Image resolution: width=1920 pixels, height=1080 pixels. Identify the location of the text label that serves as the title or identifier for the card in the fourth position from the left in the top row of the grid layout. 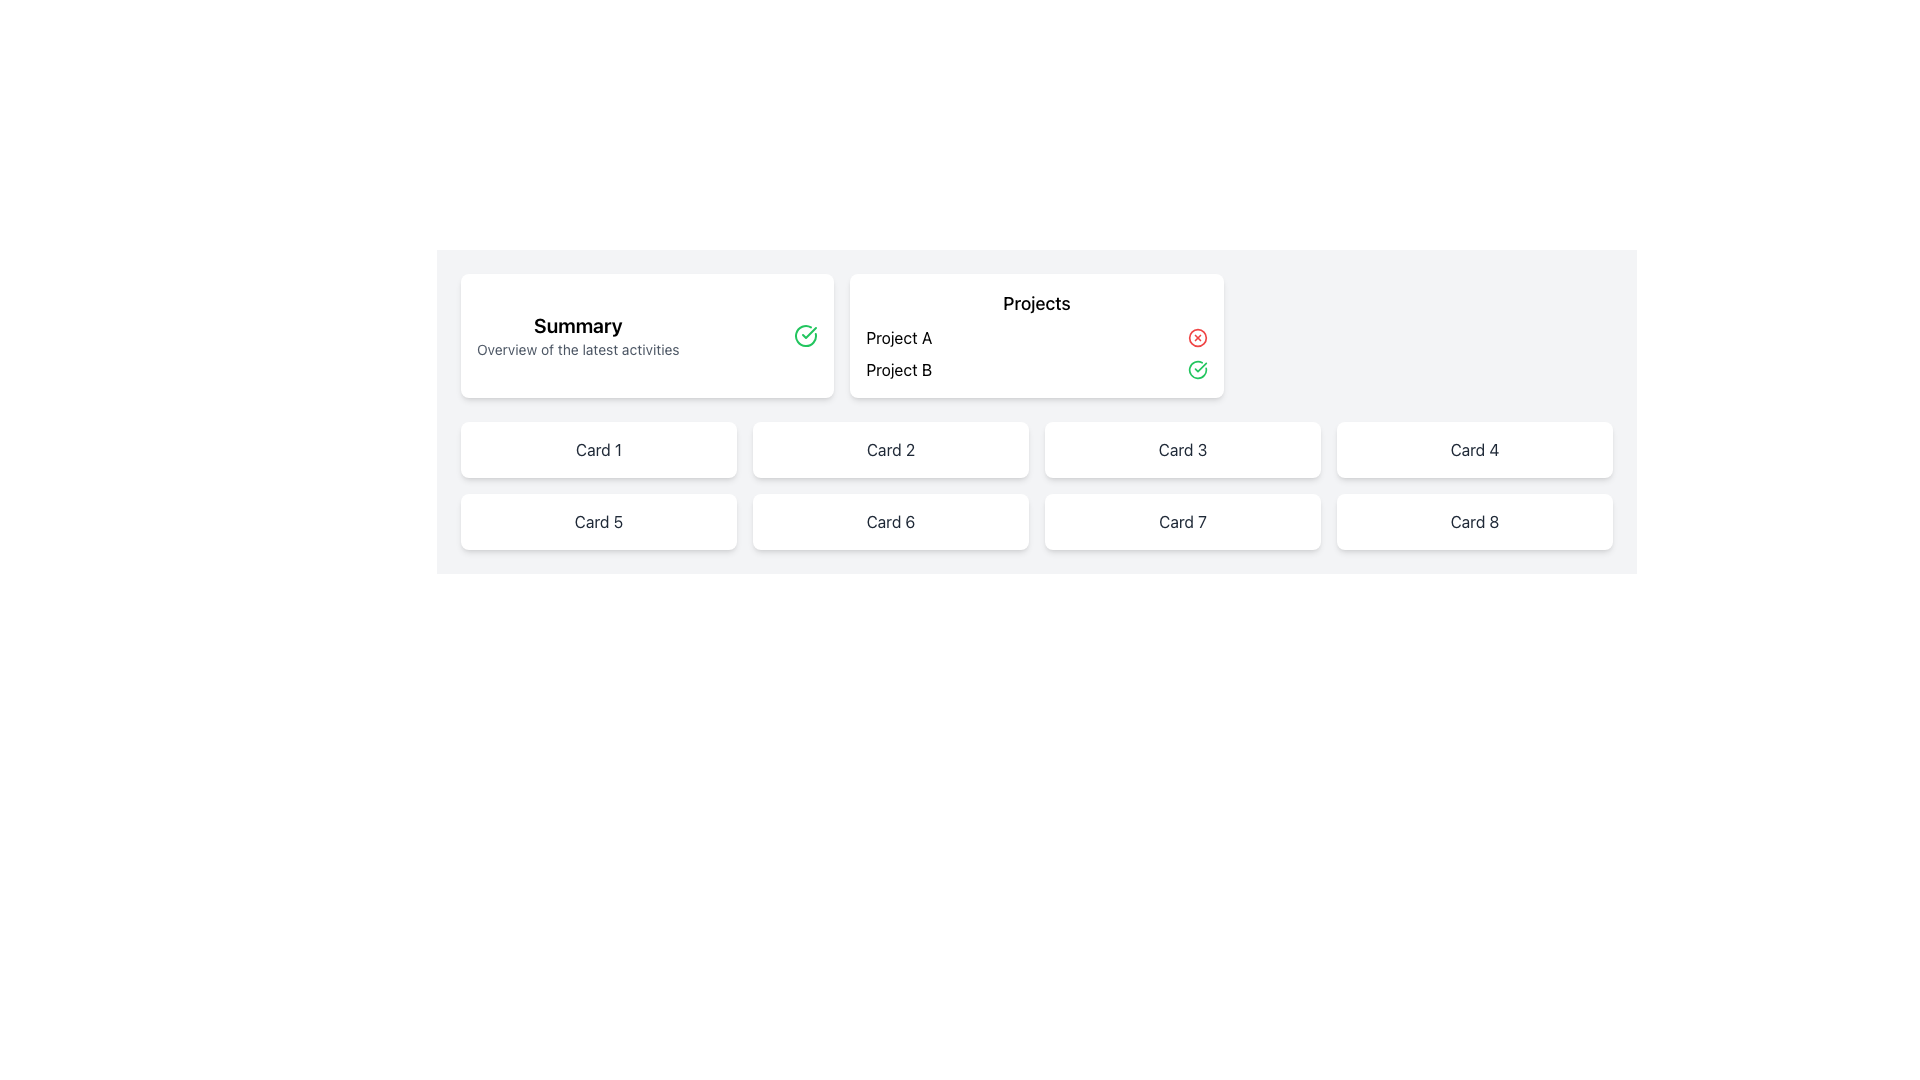
(1474, 450).